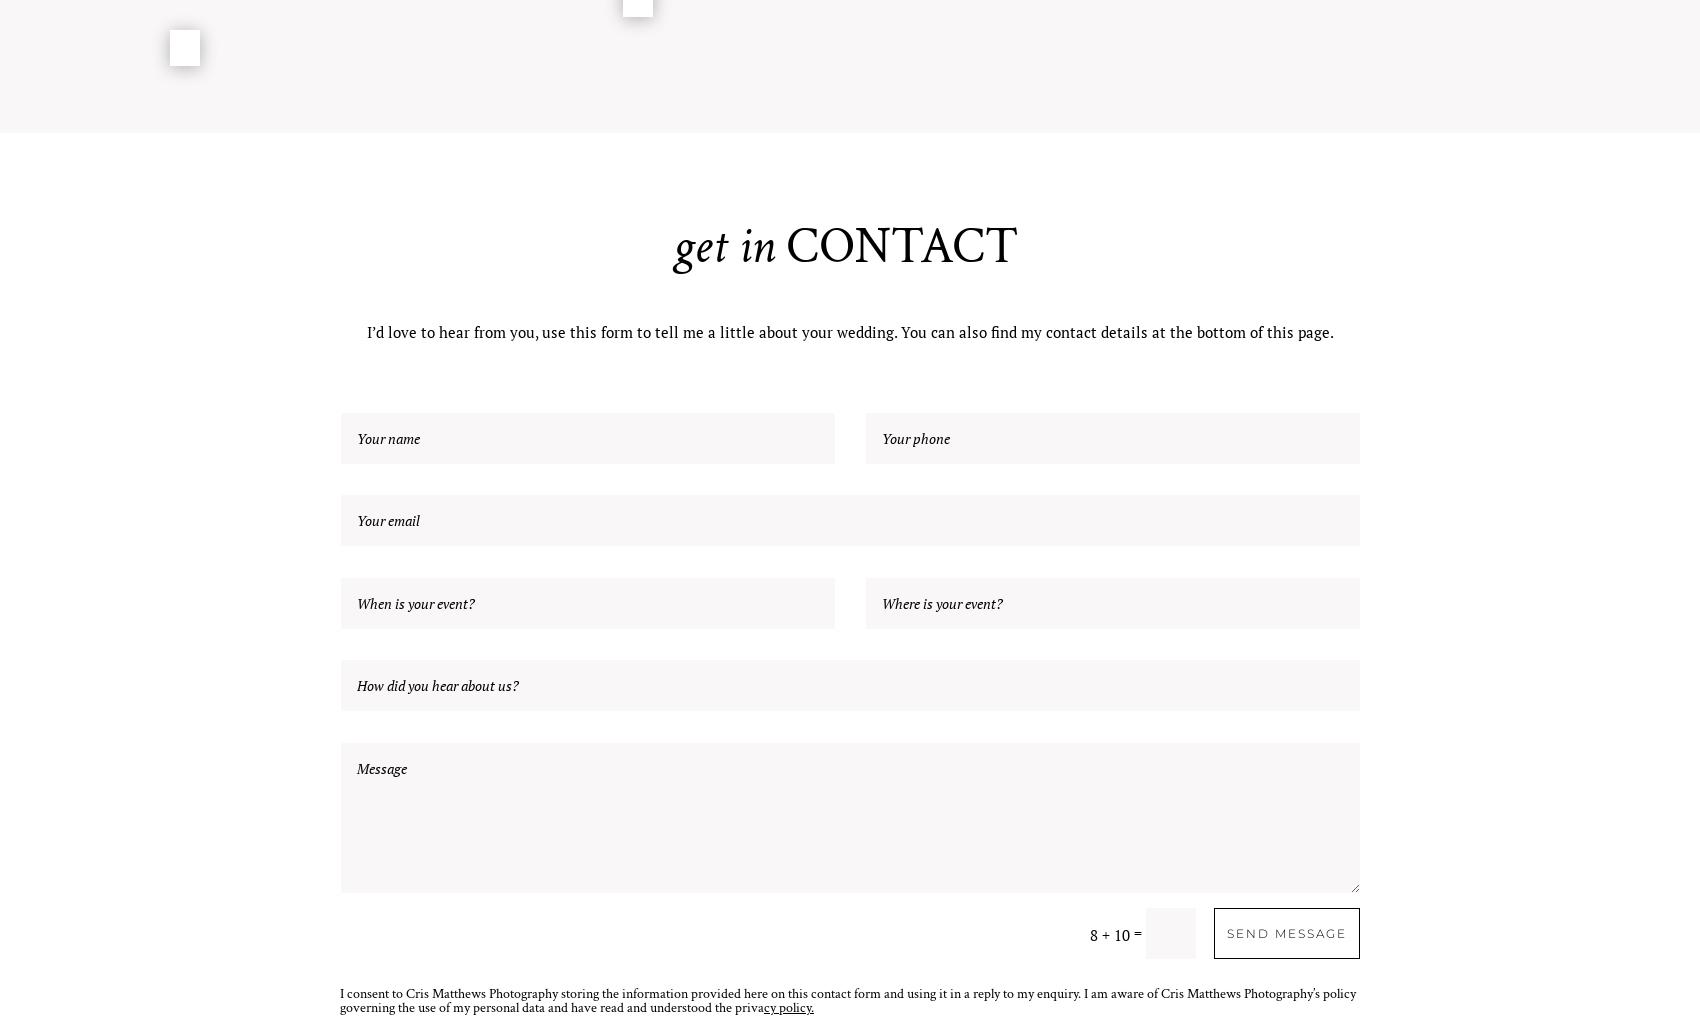 The height and width of the screenshot is (1019, 1700). What do you see at coordinates (811, 1007) in the screenshot?
I see `'.'` at bounding box center [811, 1007].